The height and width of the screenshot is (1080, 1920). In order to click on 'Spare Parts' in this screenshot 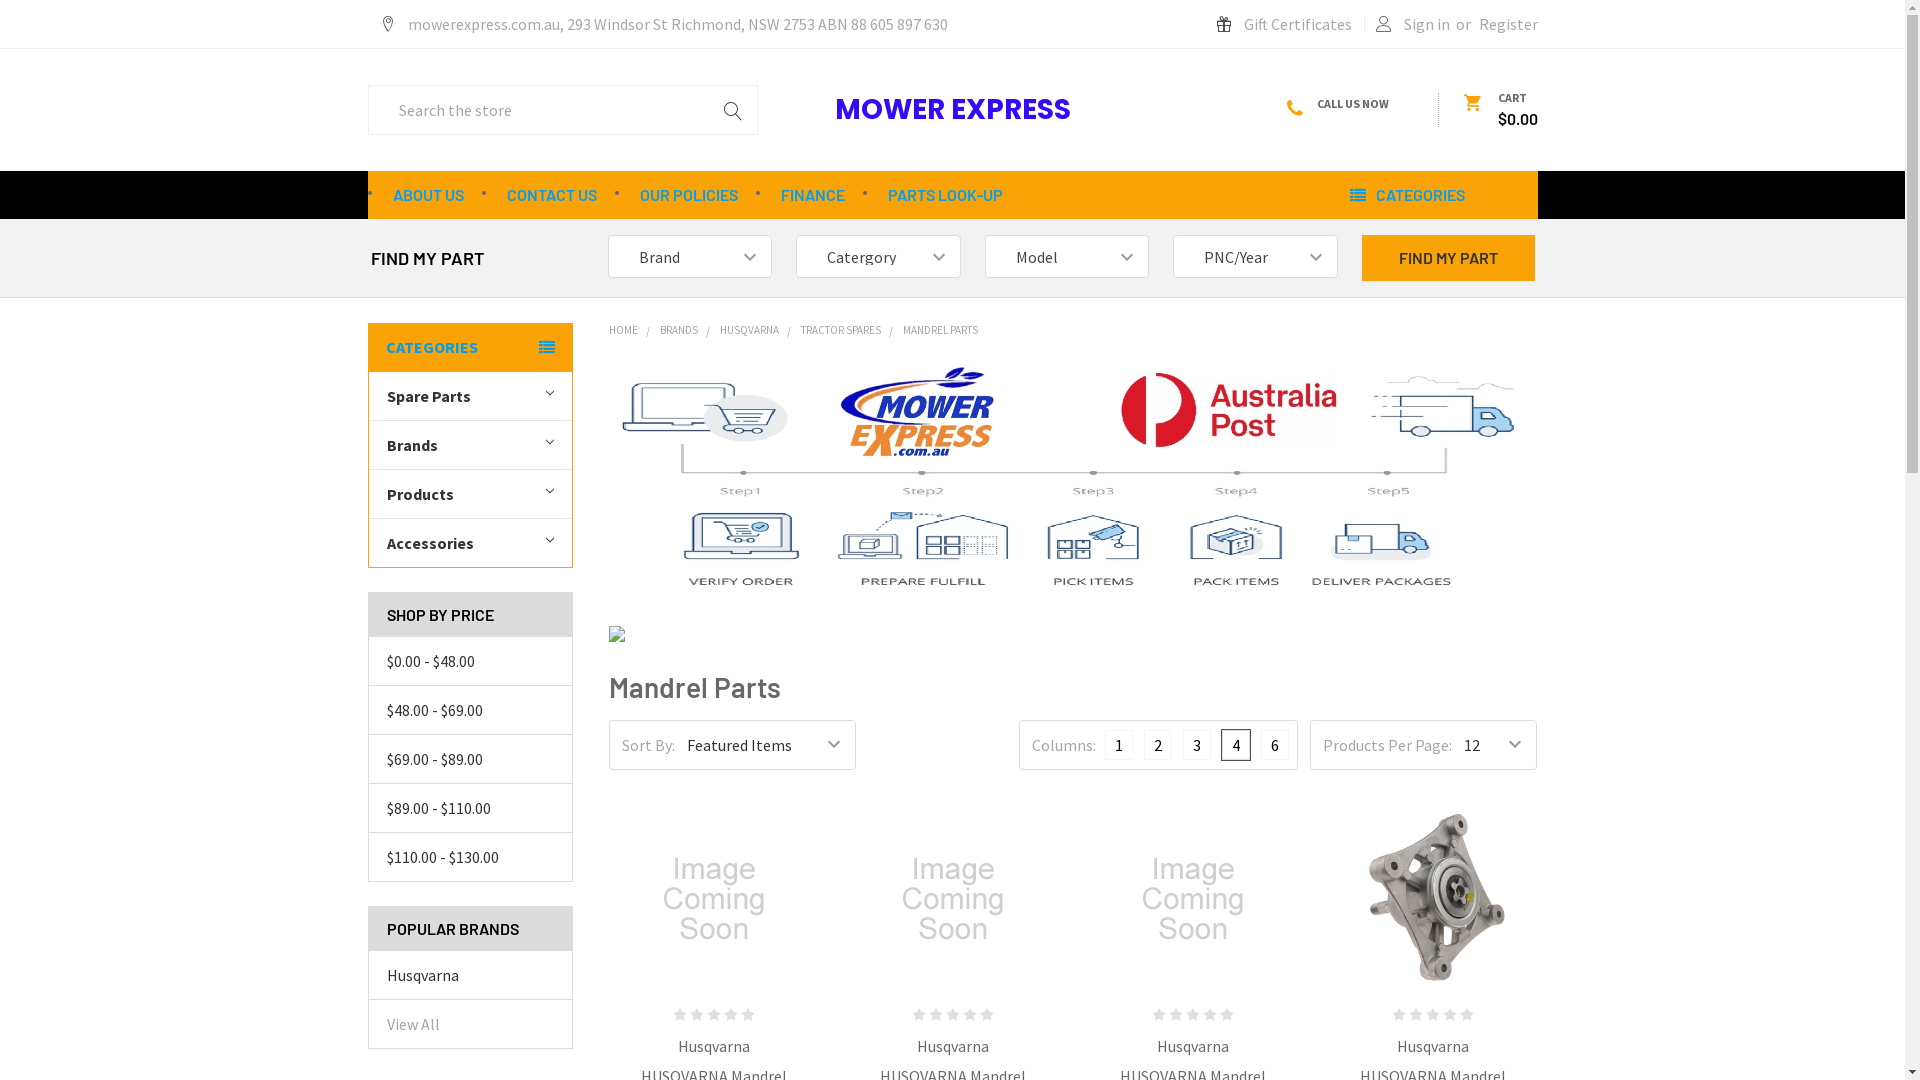, I will do `click(368, 396)`.